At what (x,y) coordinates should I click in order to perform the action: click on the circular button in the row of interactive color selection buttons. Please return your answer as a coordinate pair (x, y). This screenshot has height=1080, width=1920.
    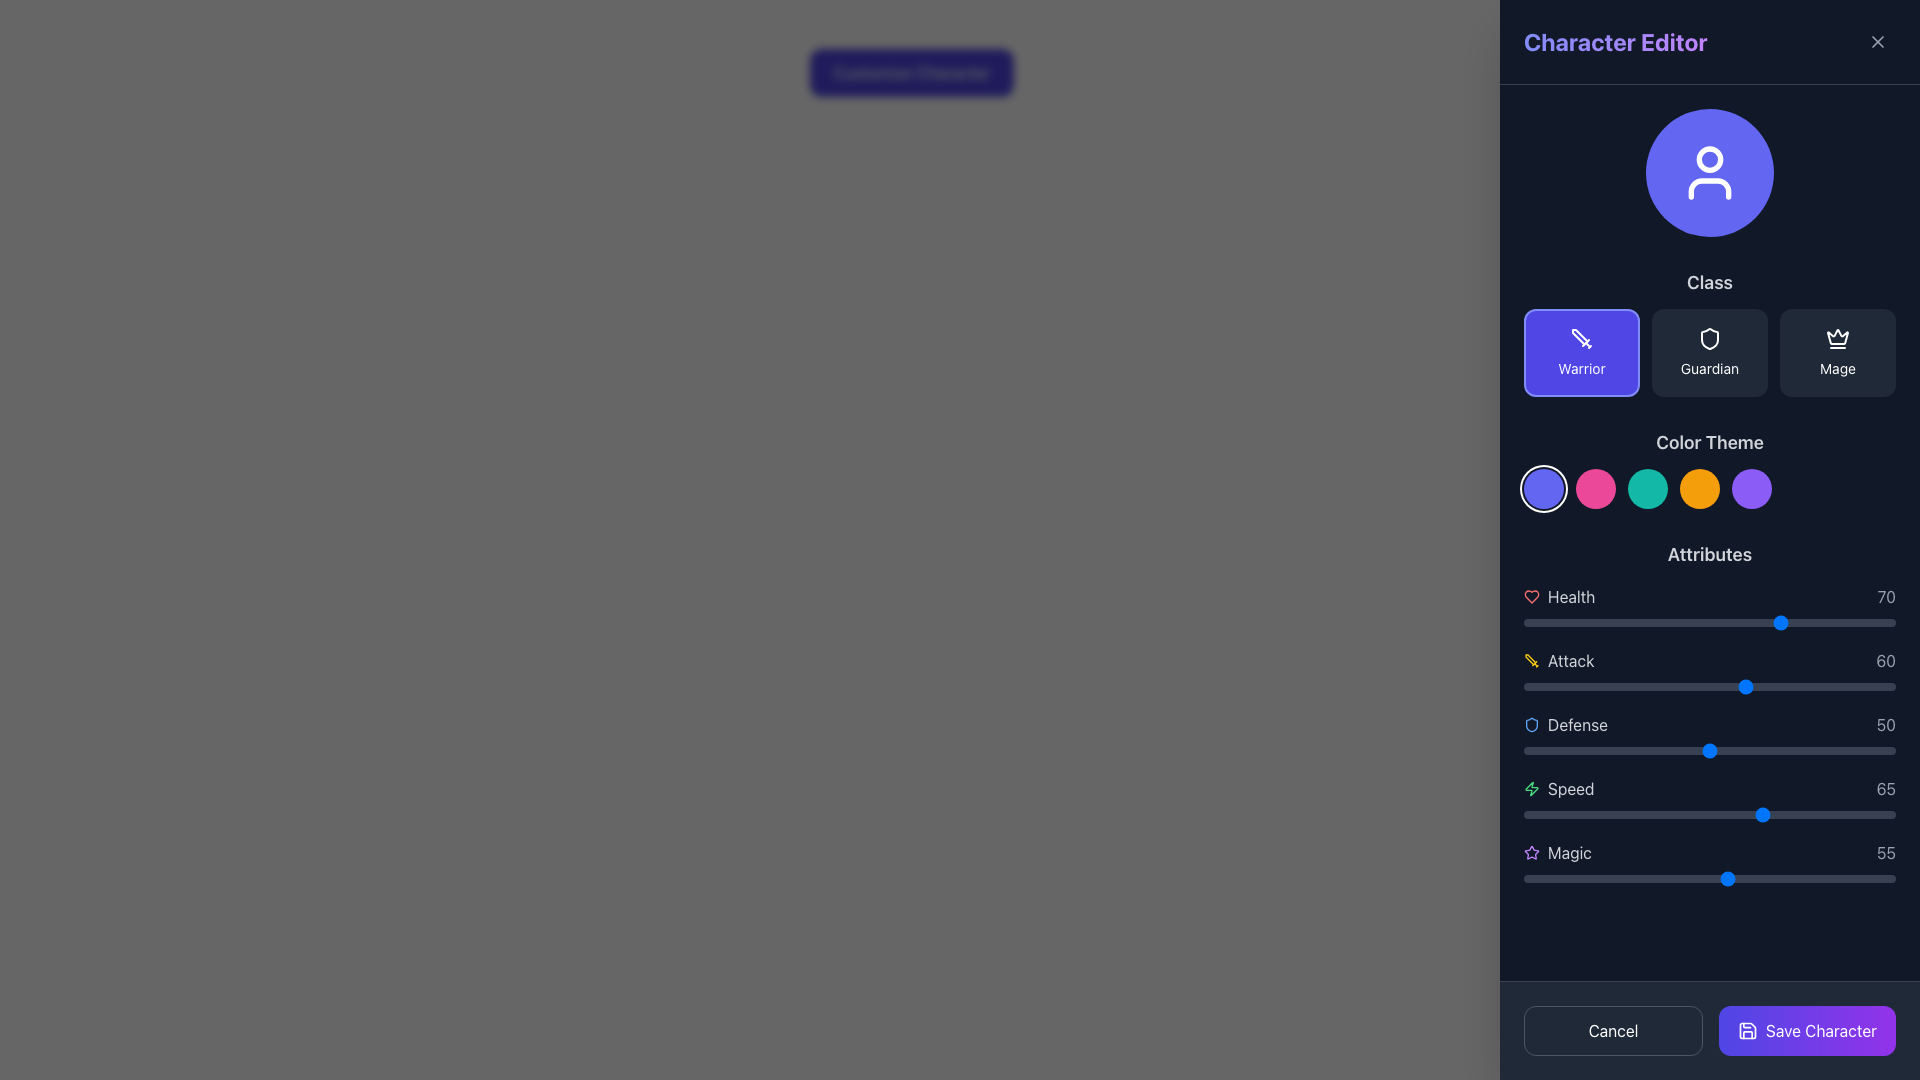
    Looking at the image, I should click on (1708, 489).